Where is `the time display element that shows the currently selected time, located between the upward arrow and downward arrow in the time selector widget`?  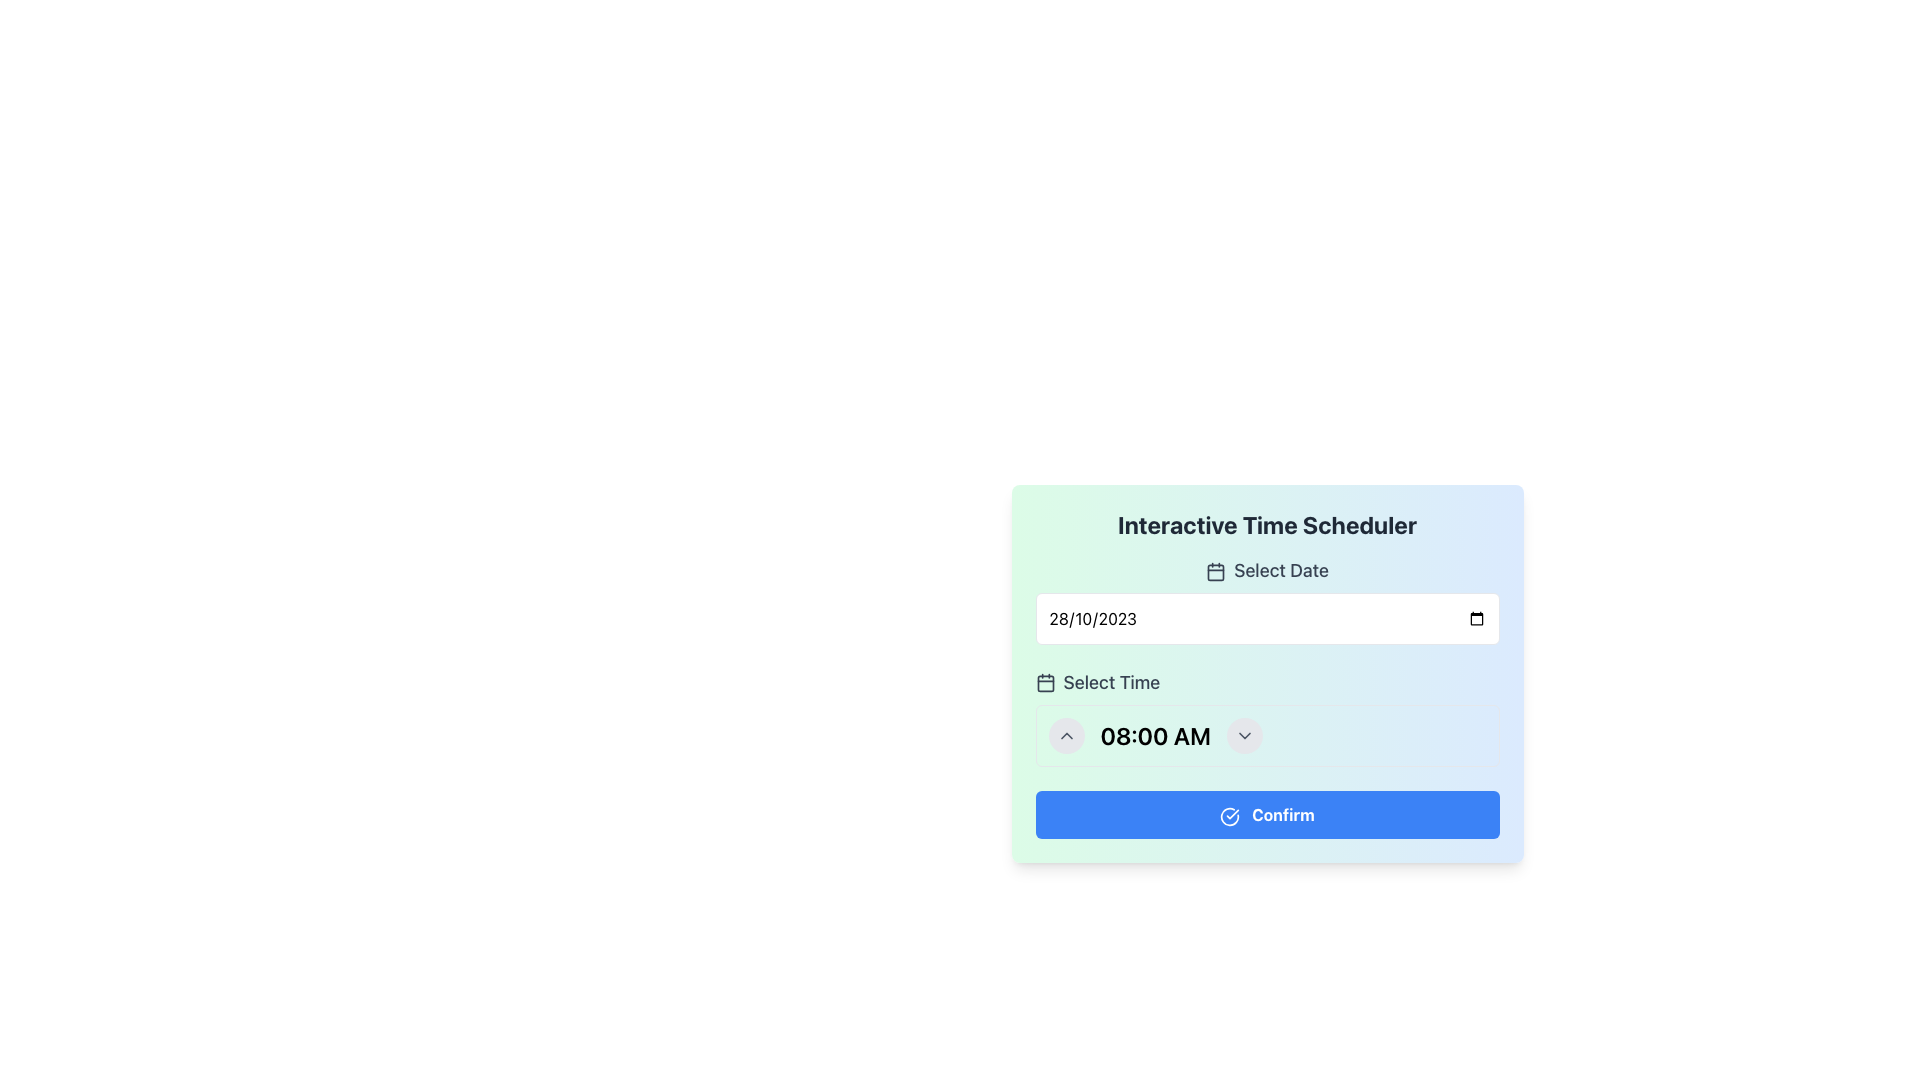
the time display element that shows the currently selected time, located between the upward arrow and downward arrow in the time selector widget is located at coordinates (1155, 736).